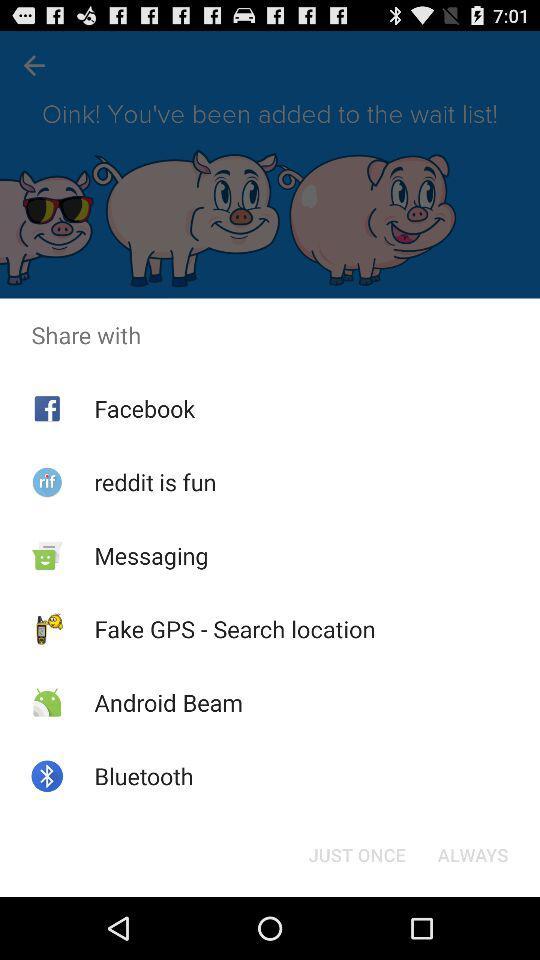 This screenshot has width=540, height=960. I want to click on the android beam icon, so click(167, 702).